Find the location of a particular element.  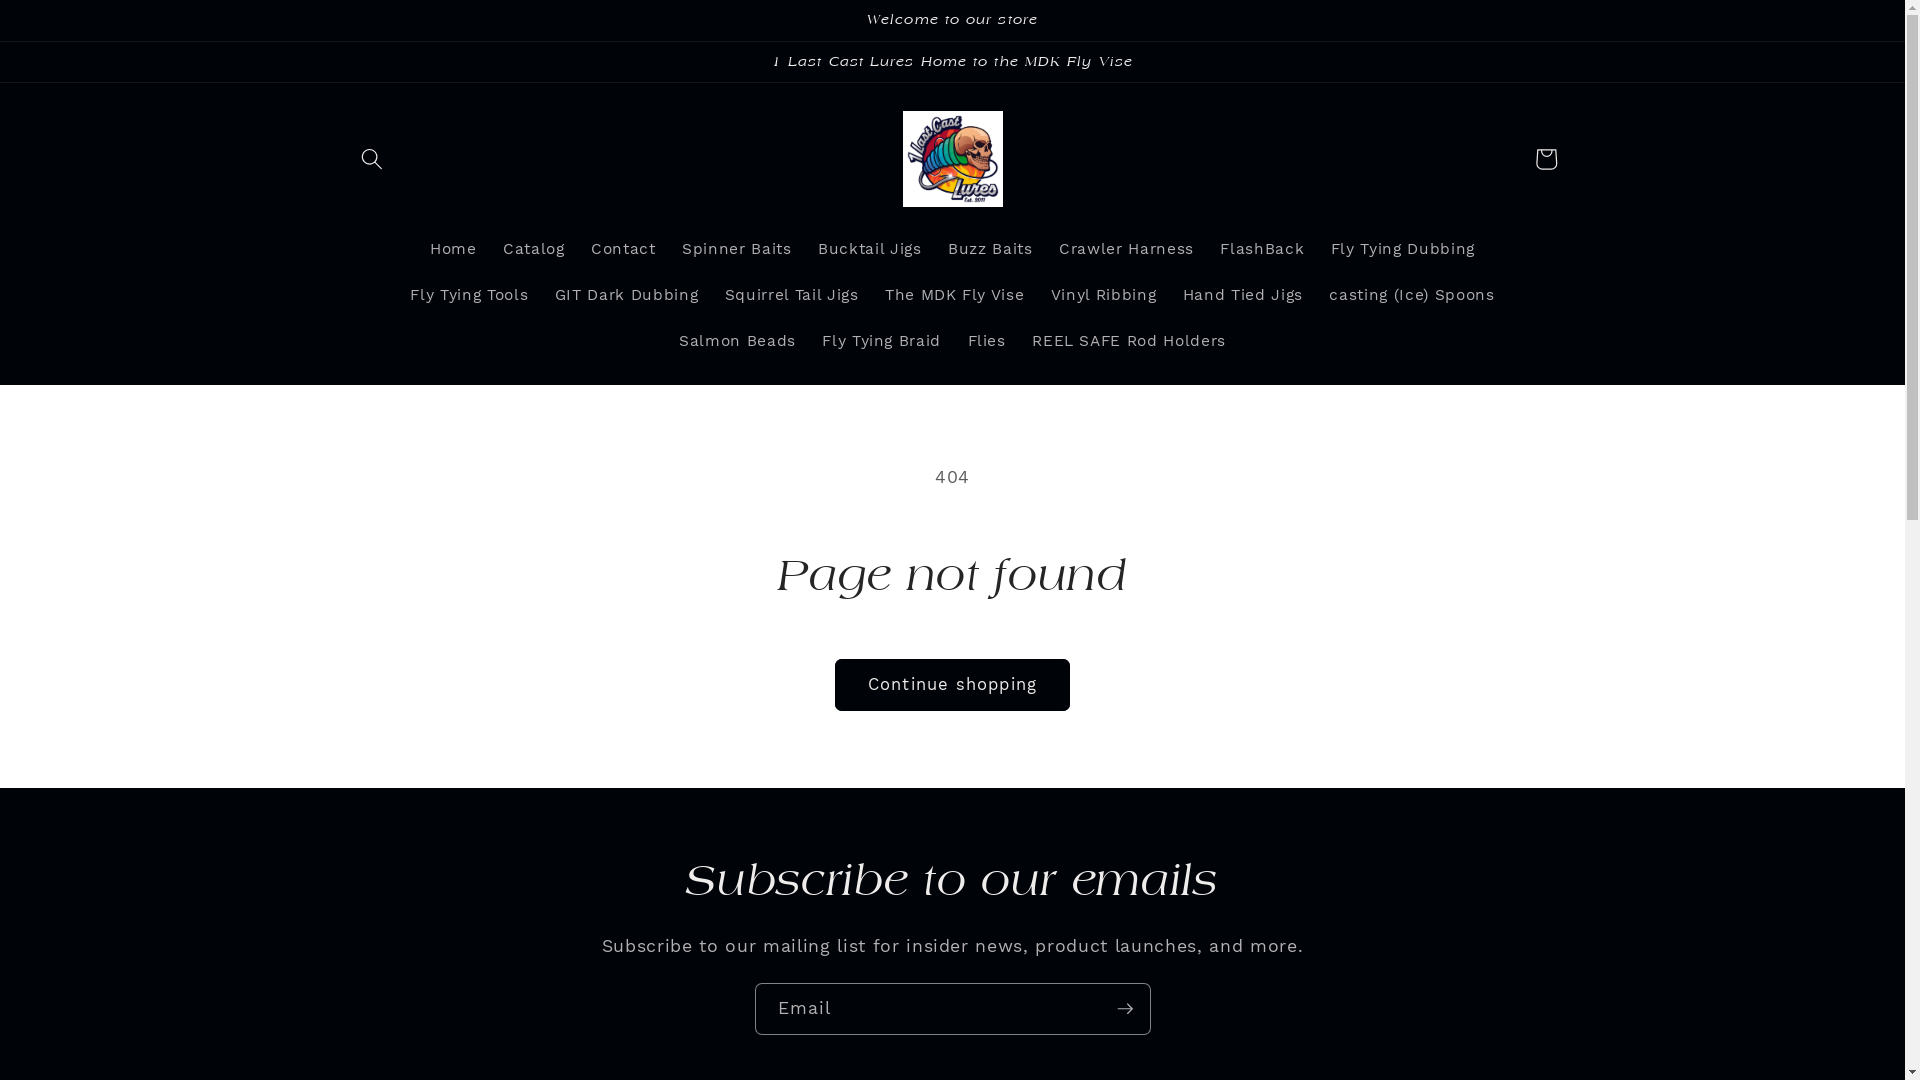

'Spinner Baits' is located at coordinates (736, 249).